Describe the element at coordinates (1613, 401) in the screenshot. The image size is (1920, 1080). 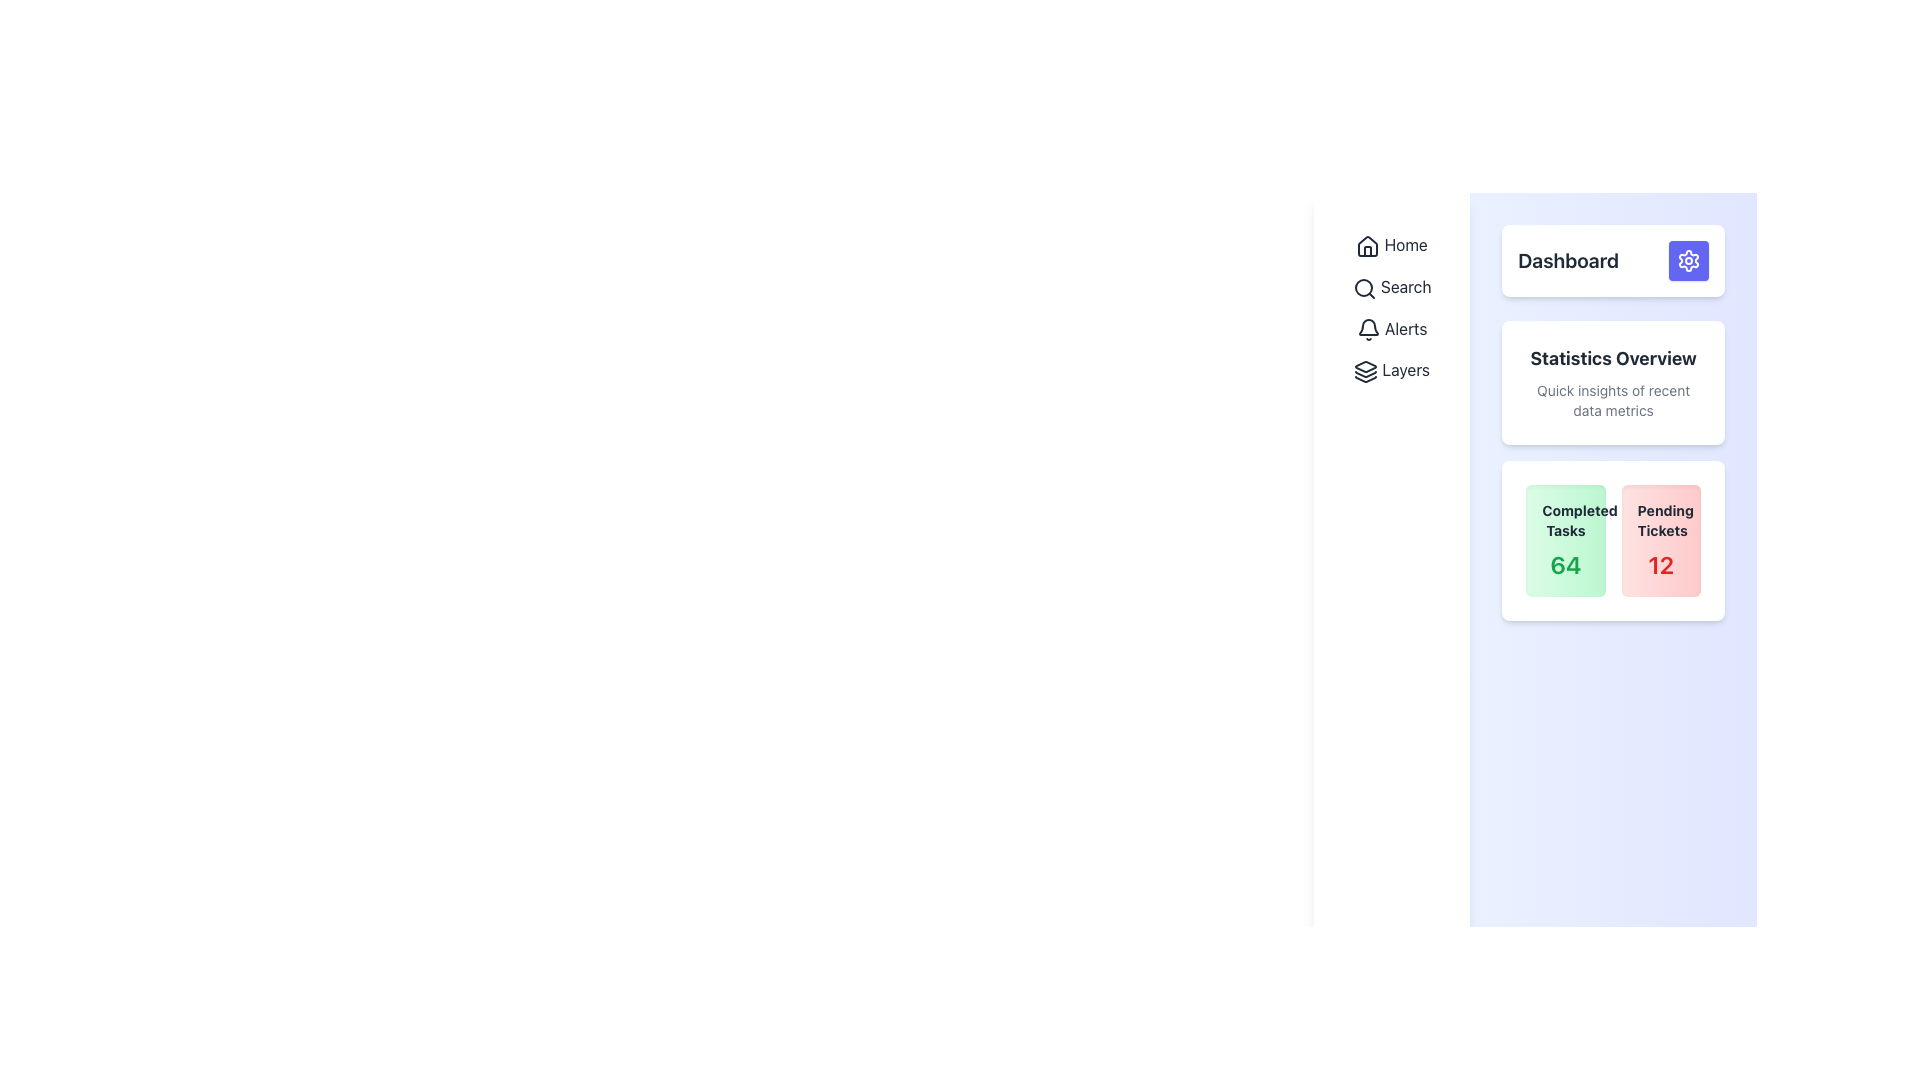
I see `text content located in the 'Statistics Overview' card, which provides additional context or a brief description about the card's purpose` at that location.